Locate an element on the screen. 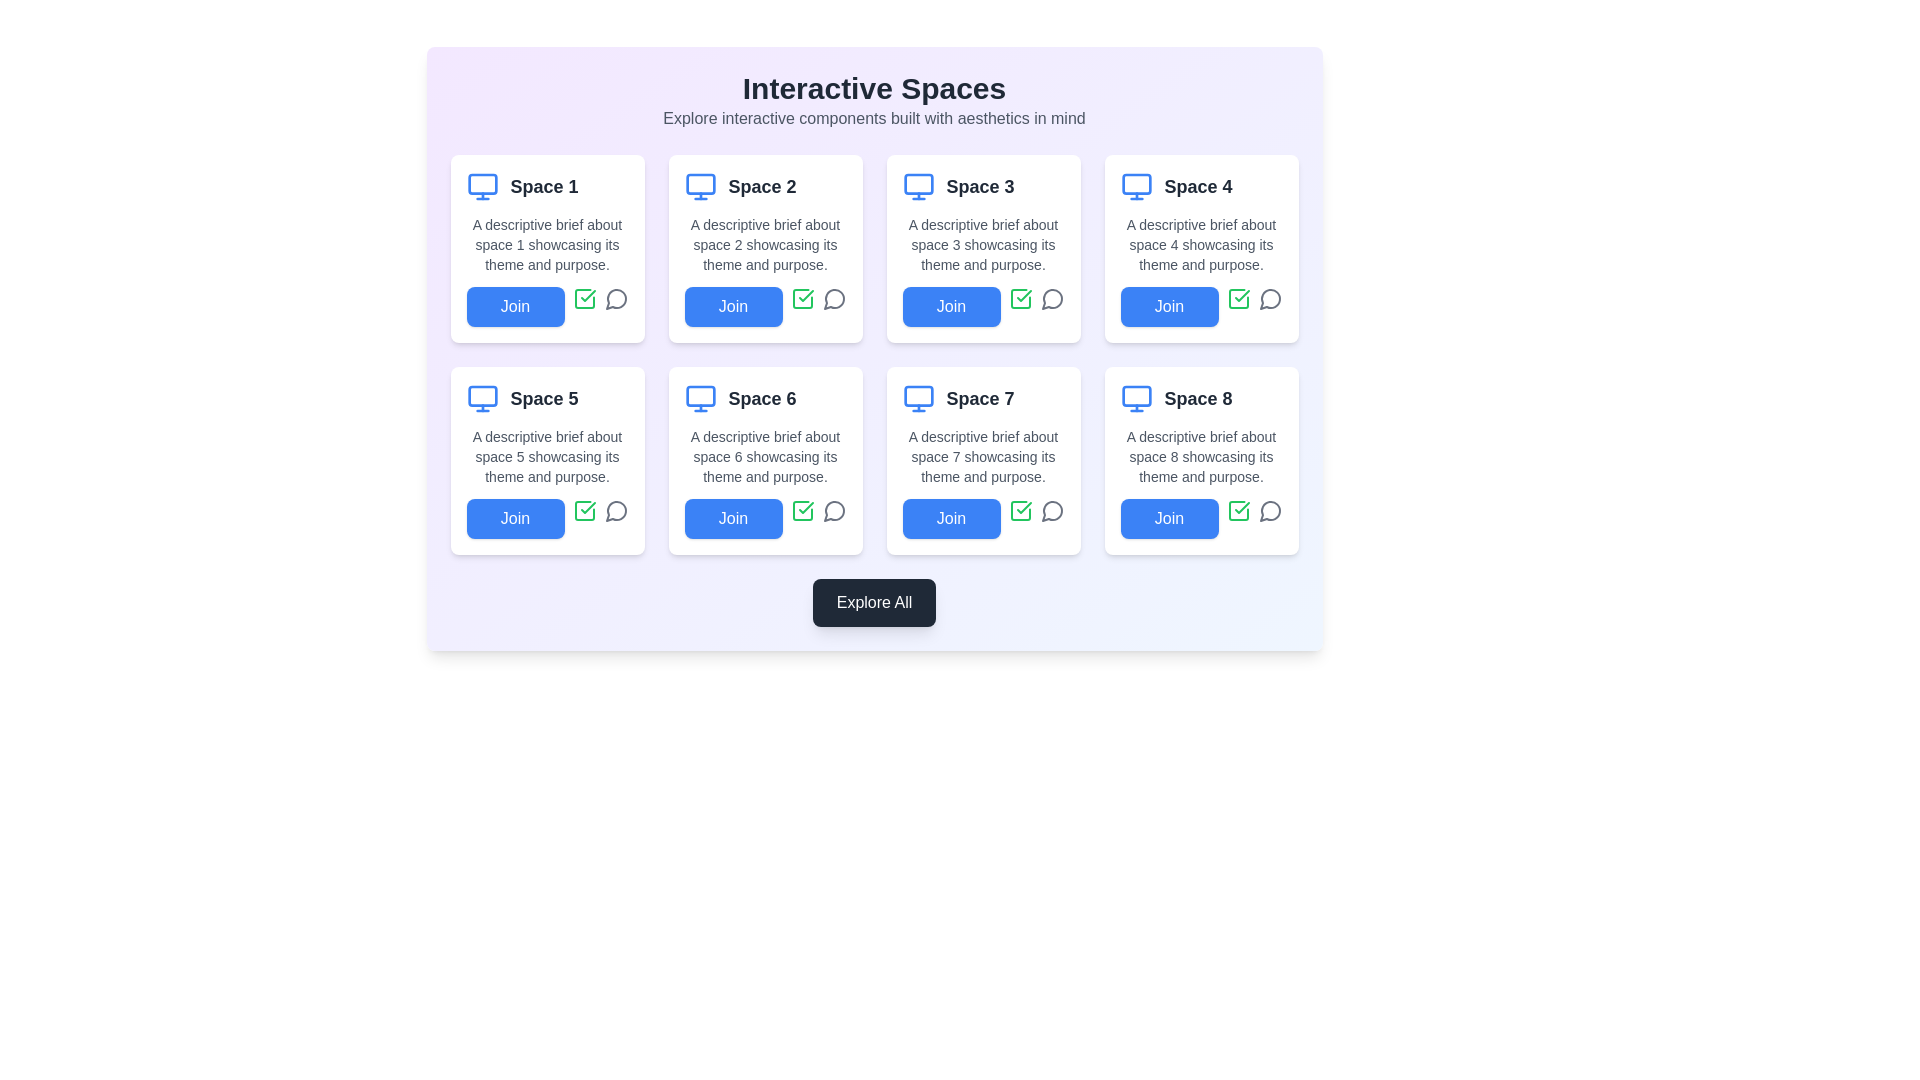  descriptive text block located in the 'Space 5' section, positioned between the title 'Space 5' and the button row is located at coordinates (547, 456).